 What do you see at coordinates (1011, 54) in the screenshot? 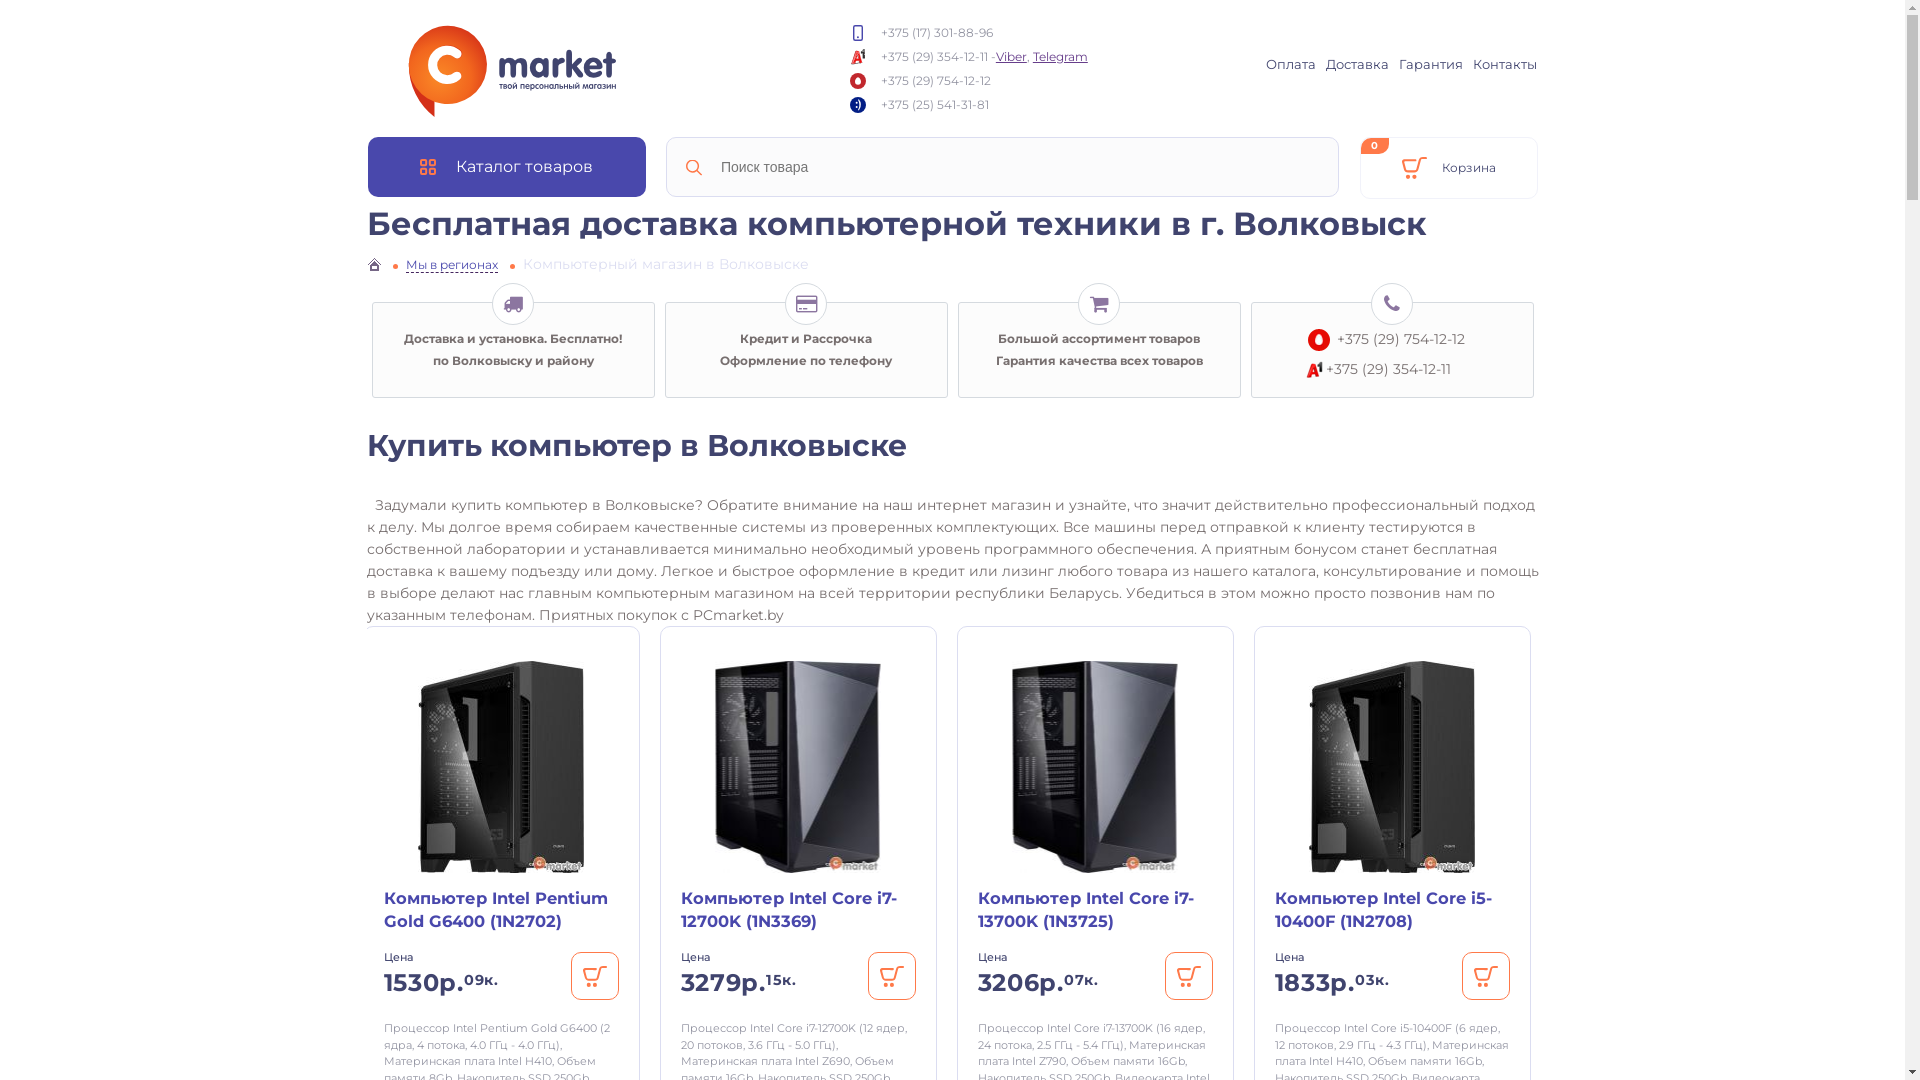
I see `'Viber'` at bounding box center [1011, 54].